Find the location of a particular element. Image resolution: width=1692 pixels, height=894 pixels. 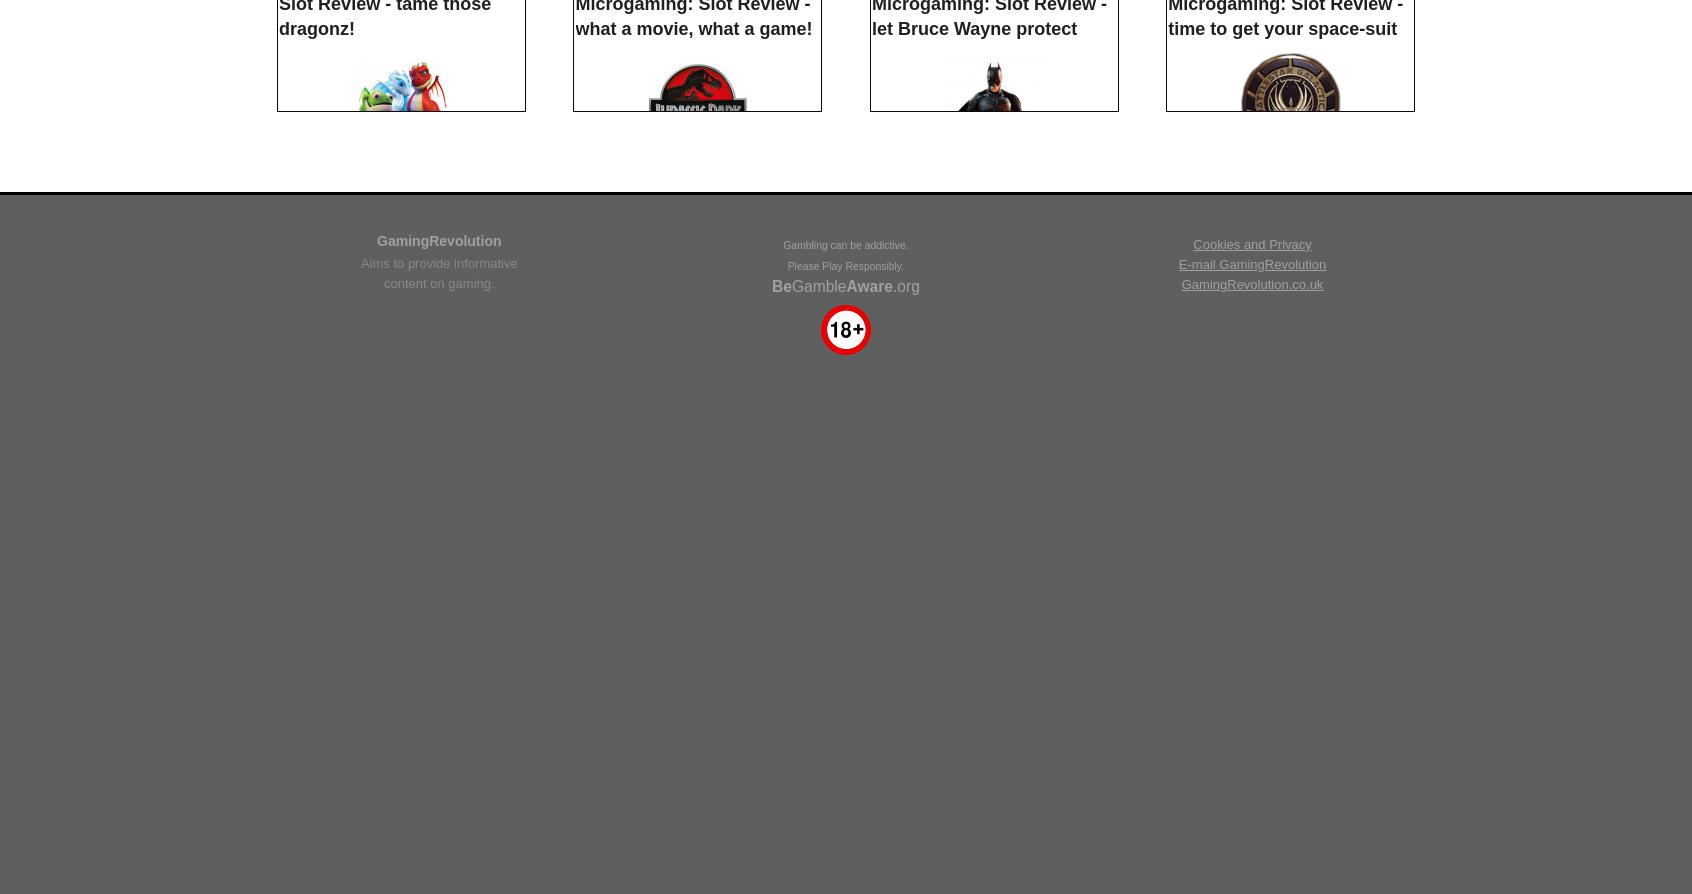

'Gambling can be addictive.' is located at coordinates (783, 745).